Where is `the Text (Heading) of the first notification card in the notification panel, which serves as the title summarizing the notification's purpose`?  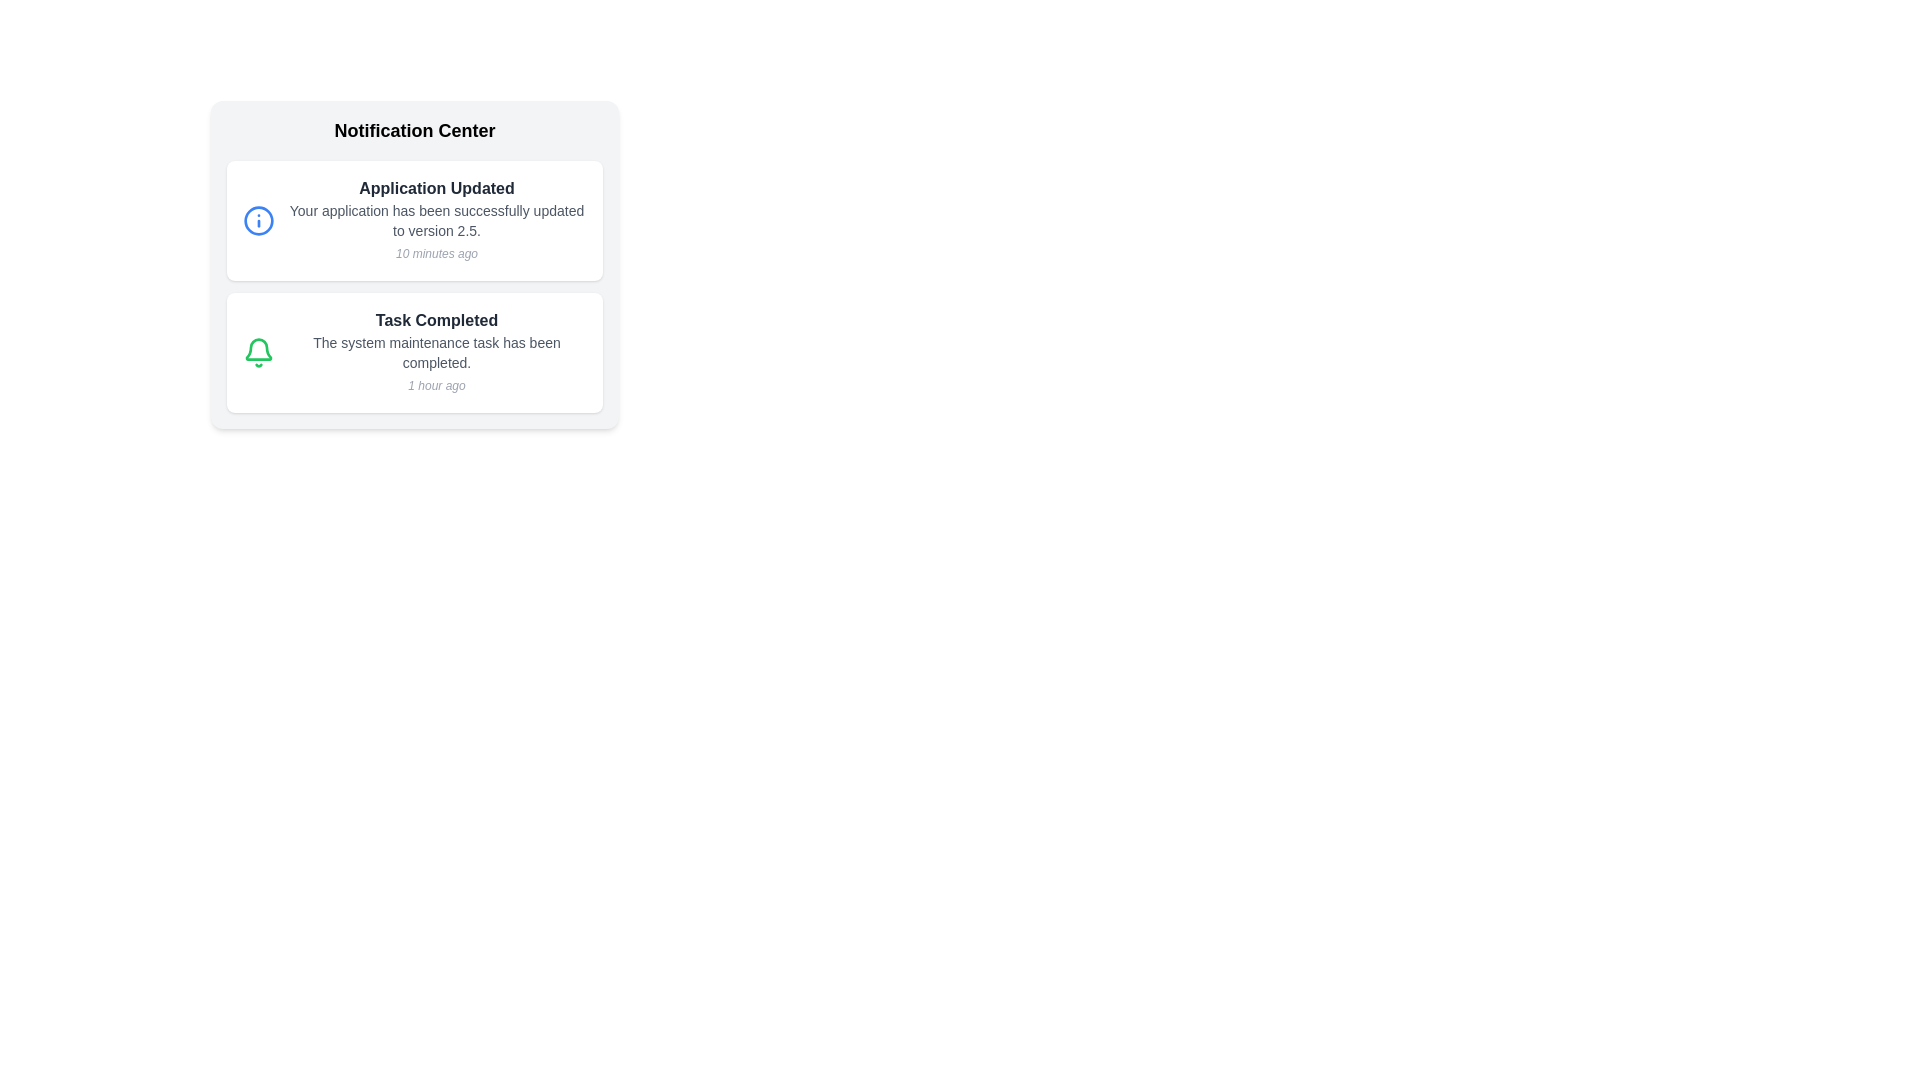 the Text (Heading) of the first notification card in the notification panel, which serves as the title summarizing the notification's purpose is located at coordinates (435, 189).